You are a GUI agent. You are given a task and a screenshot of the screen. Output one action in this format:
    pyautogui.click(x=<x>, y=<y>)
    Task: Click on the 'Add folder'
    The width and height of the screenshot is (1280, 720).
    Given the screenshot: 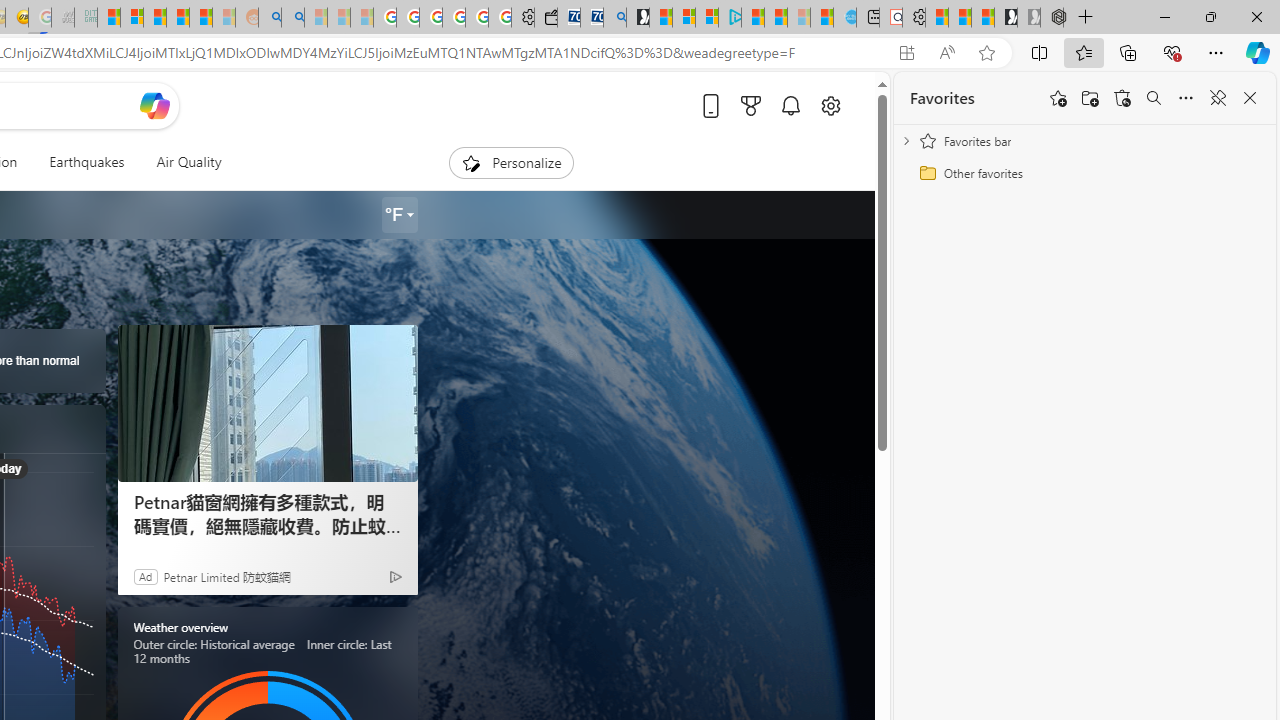 What is the action you would take?
    pyautogui.click(x=1088, y=98)
    